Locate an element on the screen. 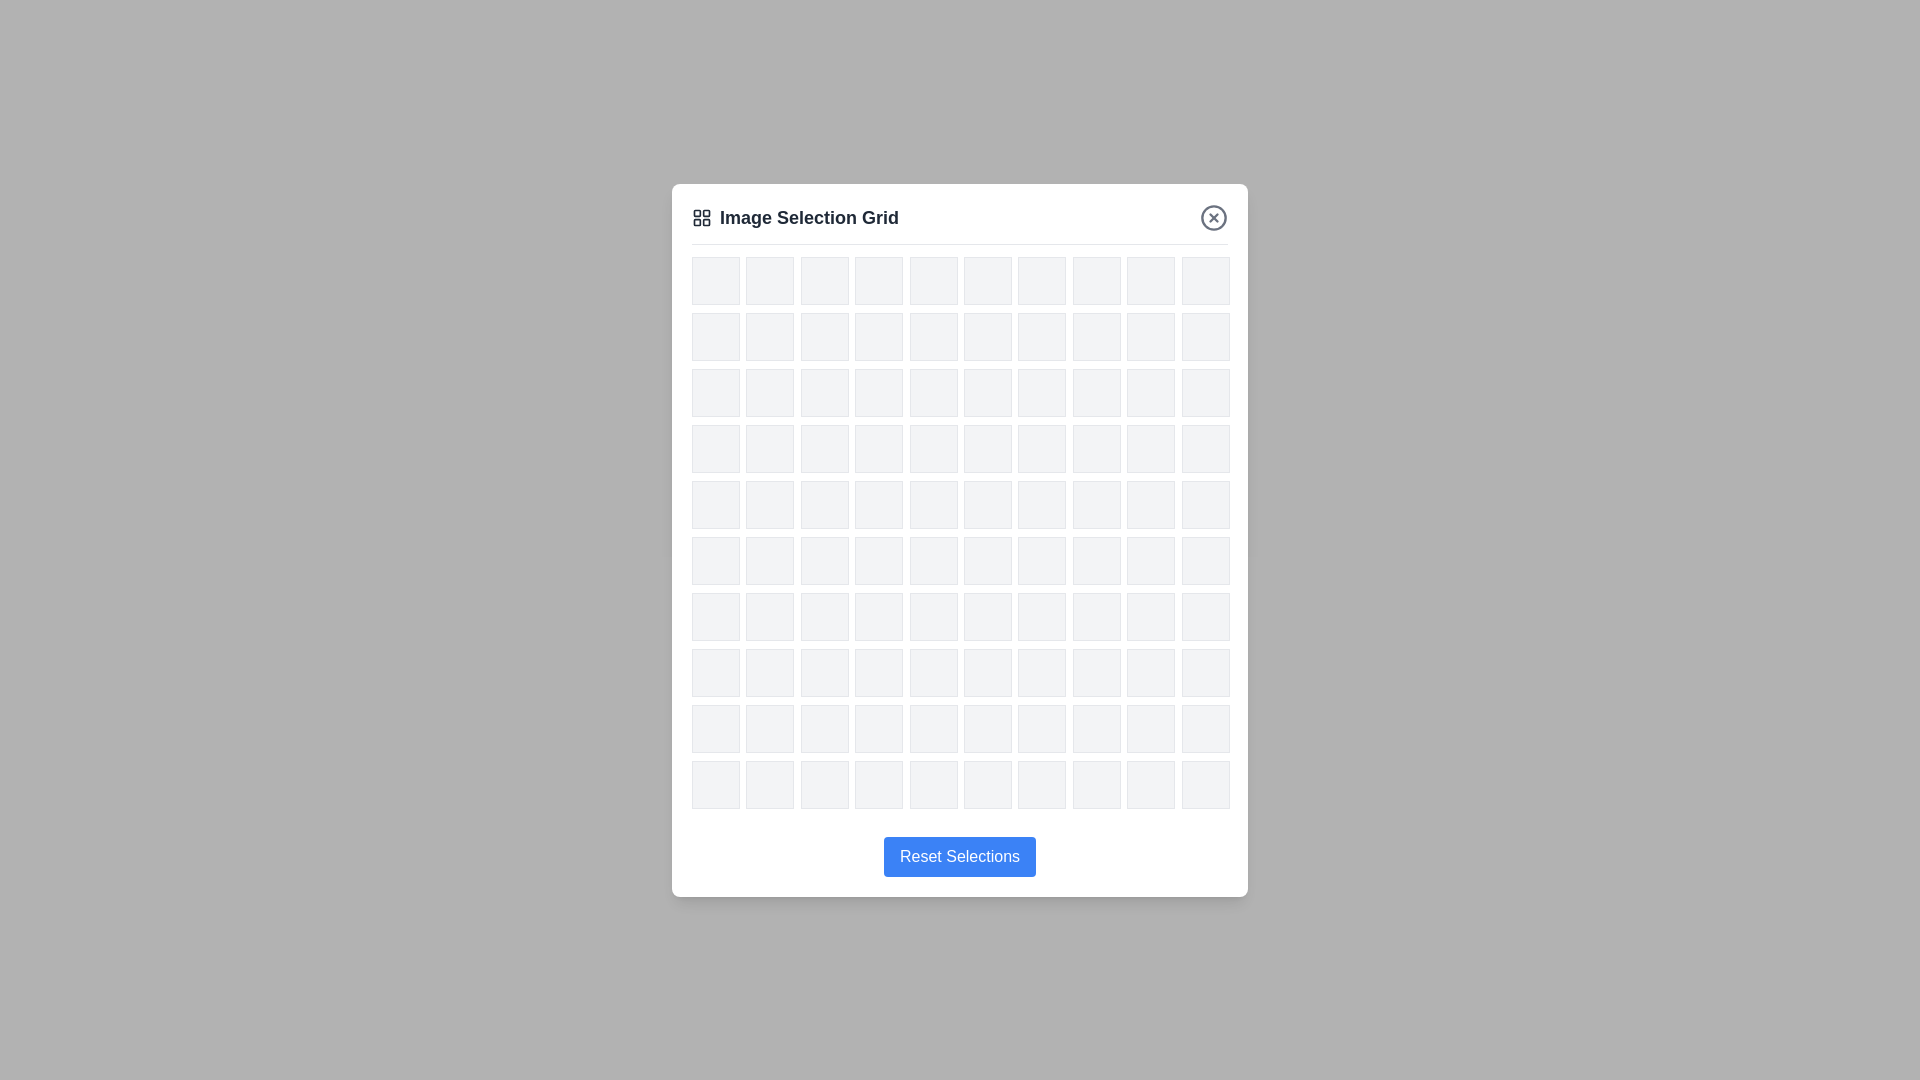  the header area of the dialog is located at coordinates (960, 223).